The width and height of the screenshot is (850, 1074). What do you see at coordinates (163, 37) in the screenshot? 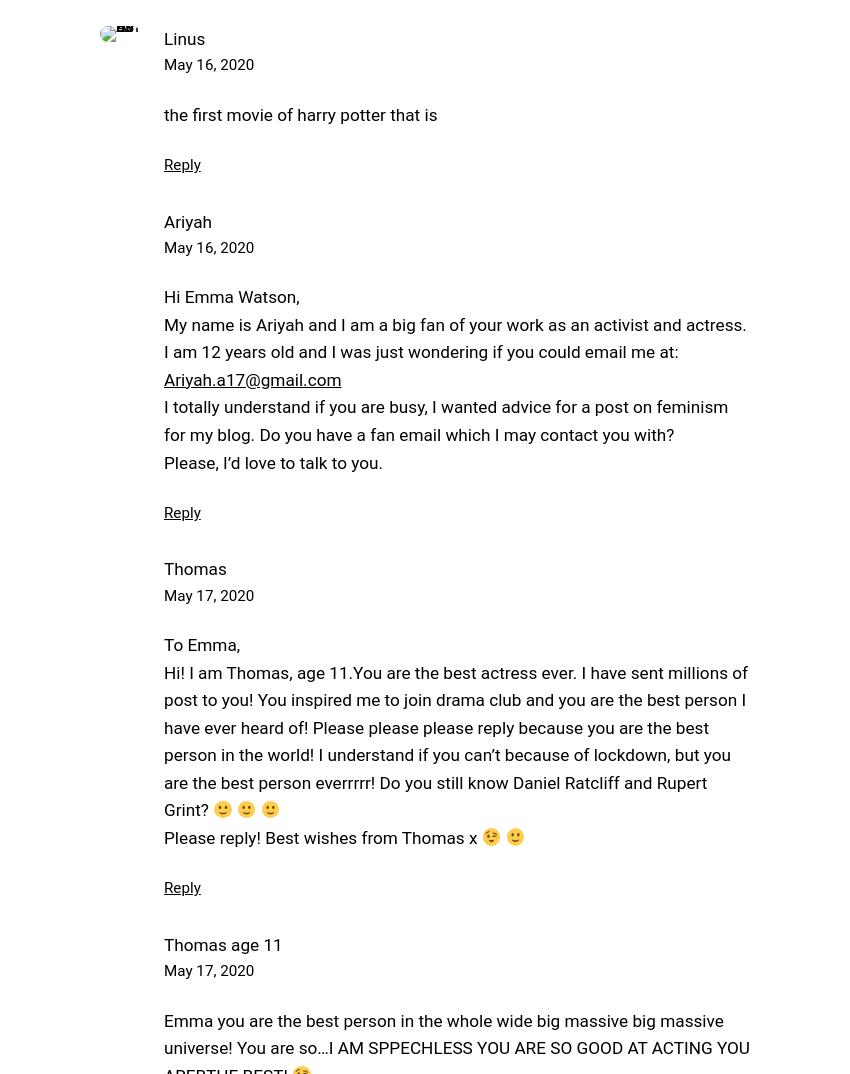
I see `'Linus'` at bounding box center [163, 37].